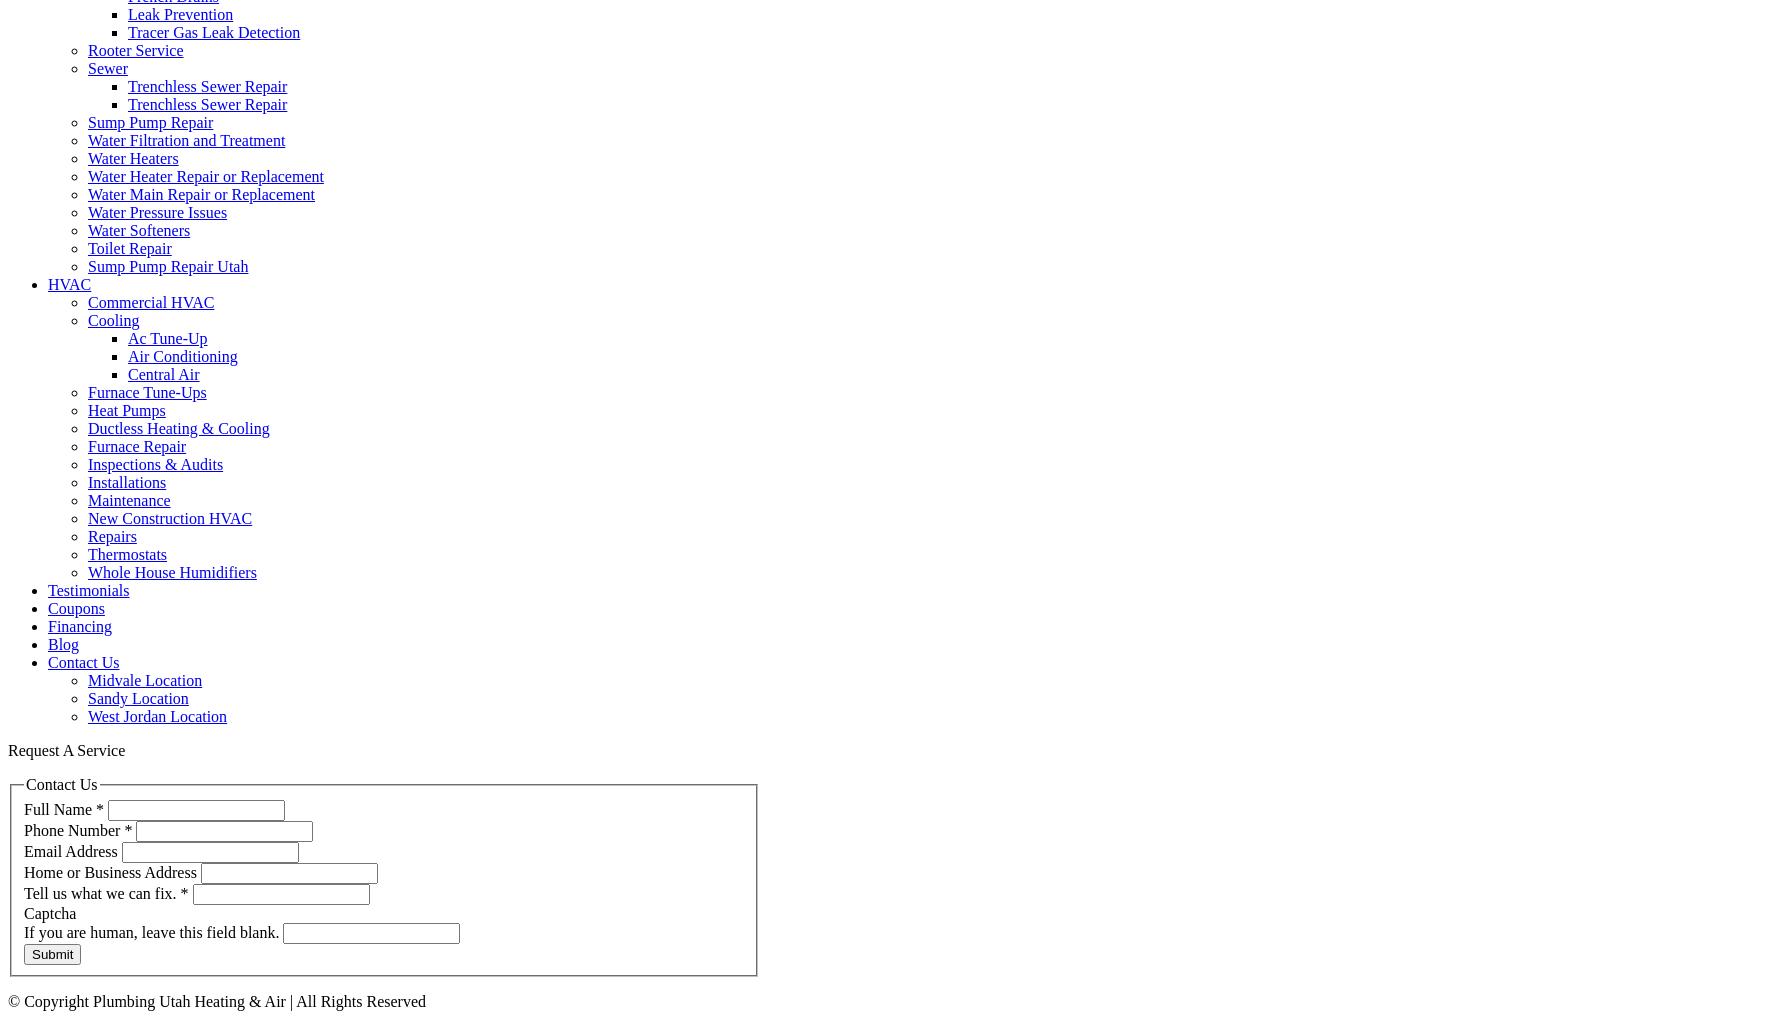  Describe the element at coordinates (110, 536) in the screenshot. I see `'Repairs'` at that location.